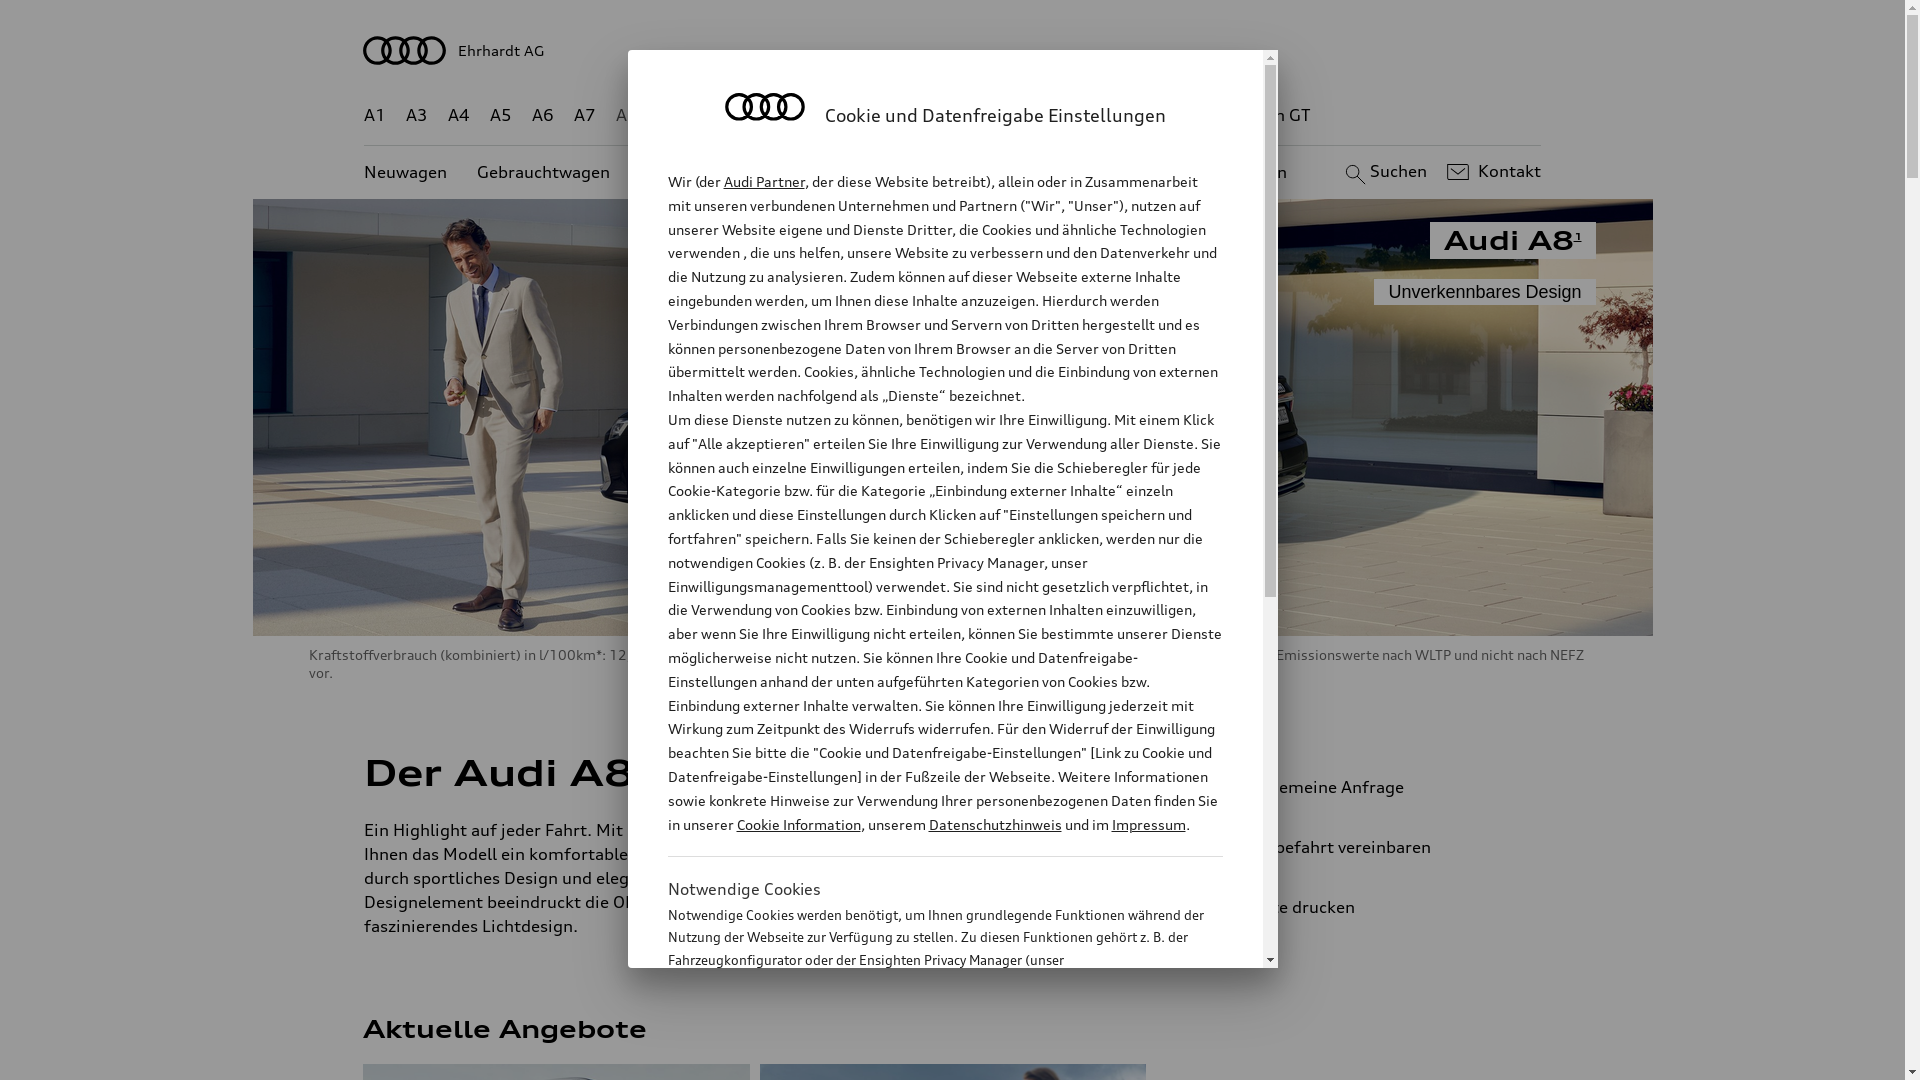 The width and height of the screenshot is (1920, 1080). I want to click on 'A3', so click(416, 115).